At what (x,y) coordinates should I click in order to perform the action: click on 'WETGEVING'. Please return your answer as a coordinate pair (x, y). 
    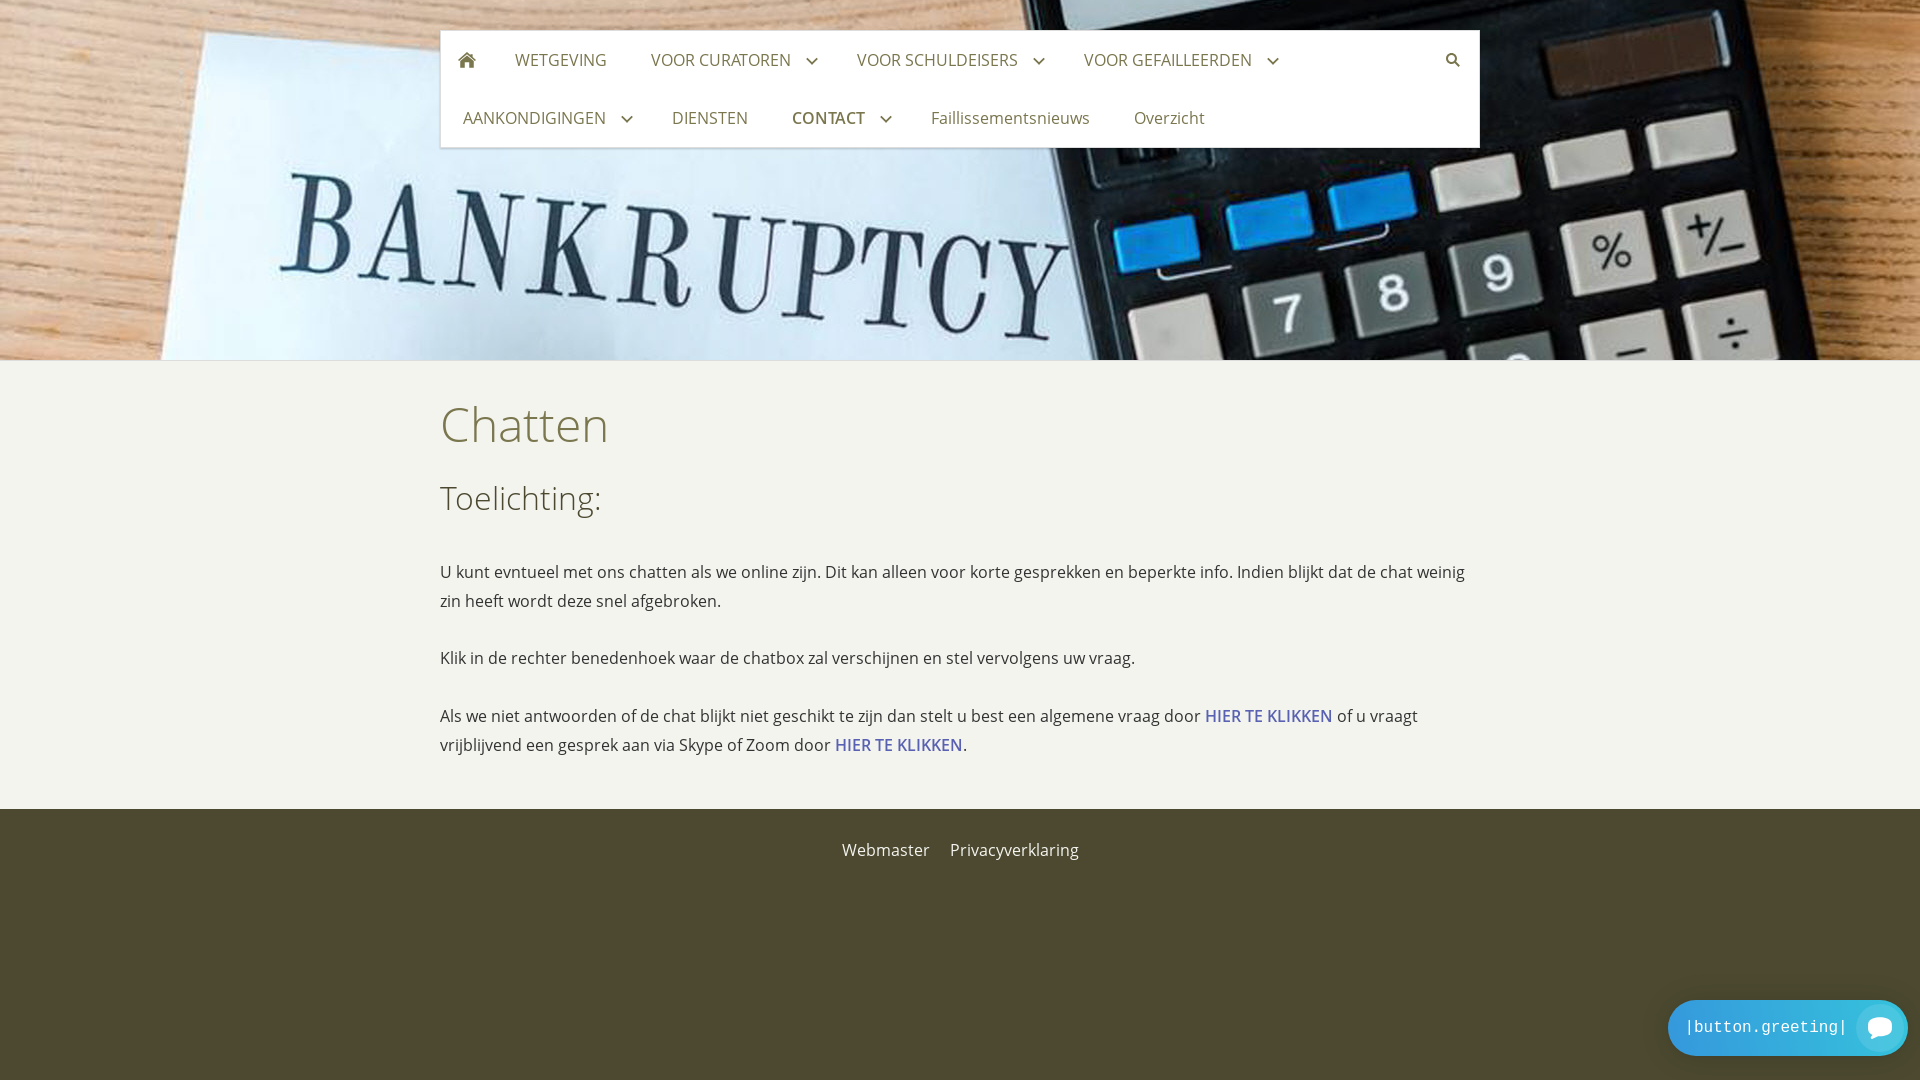
    Looking at the image, I should click on (560, 59).